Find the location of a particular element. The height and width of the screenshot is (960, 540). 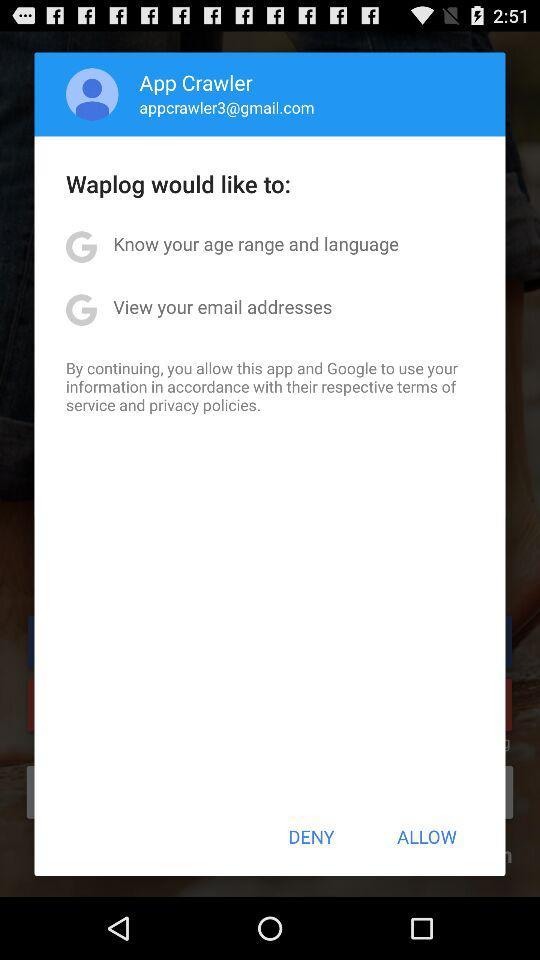

app above the by continuing you is located at coordinates (221, 306).